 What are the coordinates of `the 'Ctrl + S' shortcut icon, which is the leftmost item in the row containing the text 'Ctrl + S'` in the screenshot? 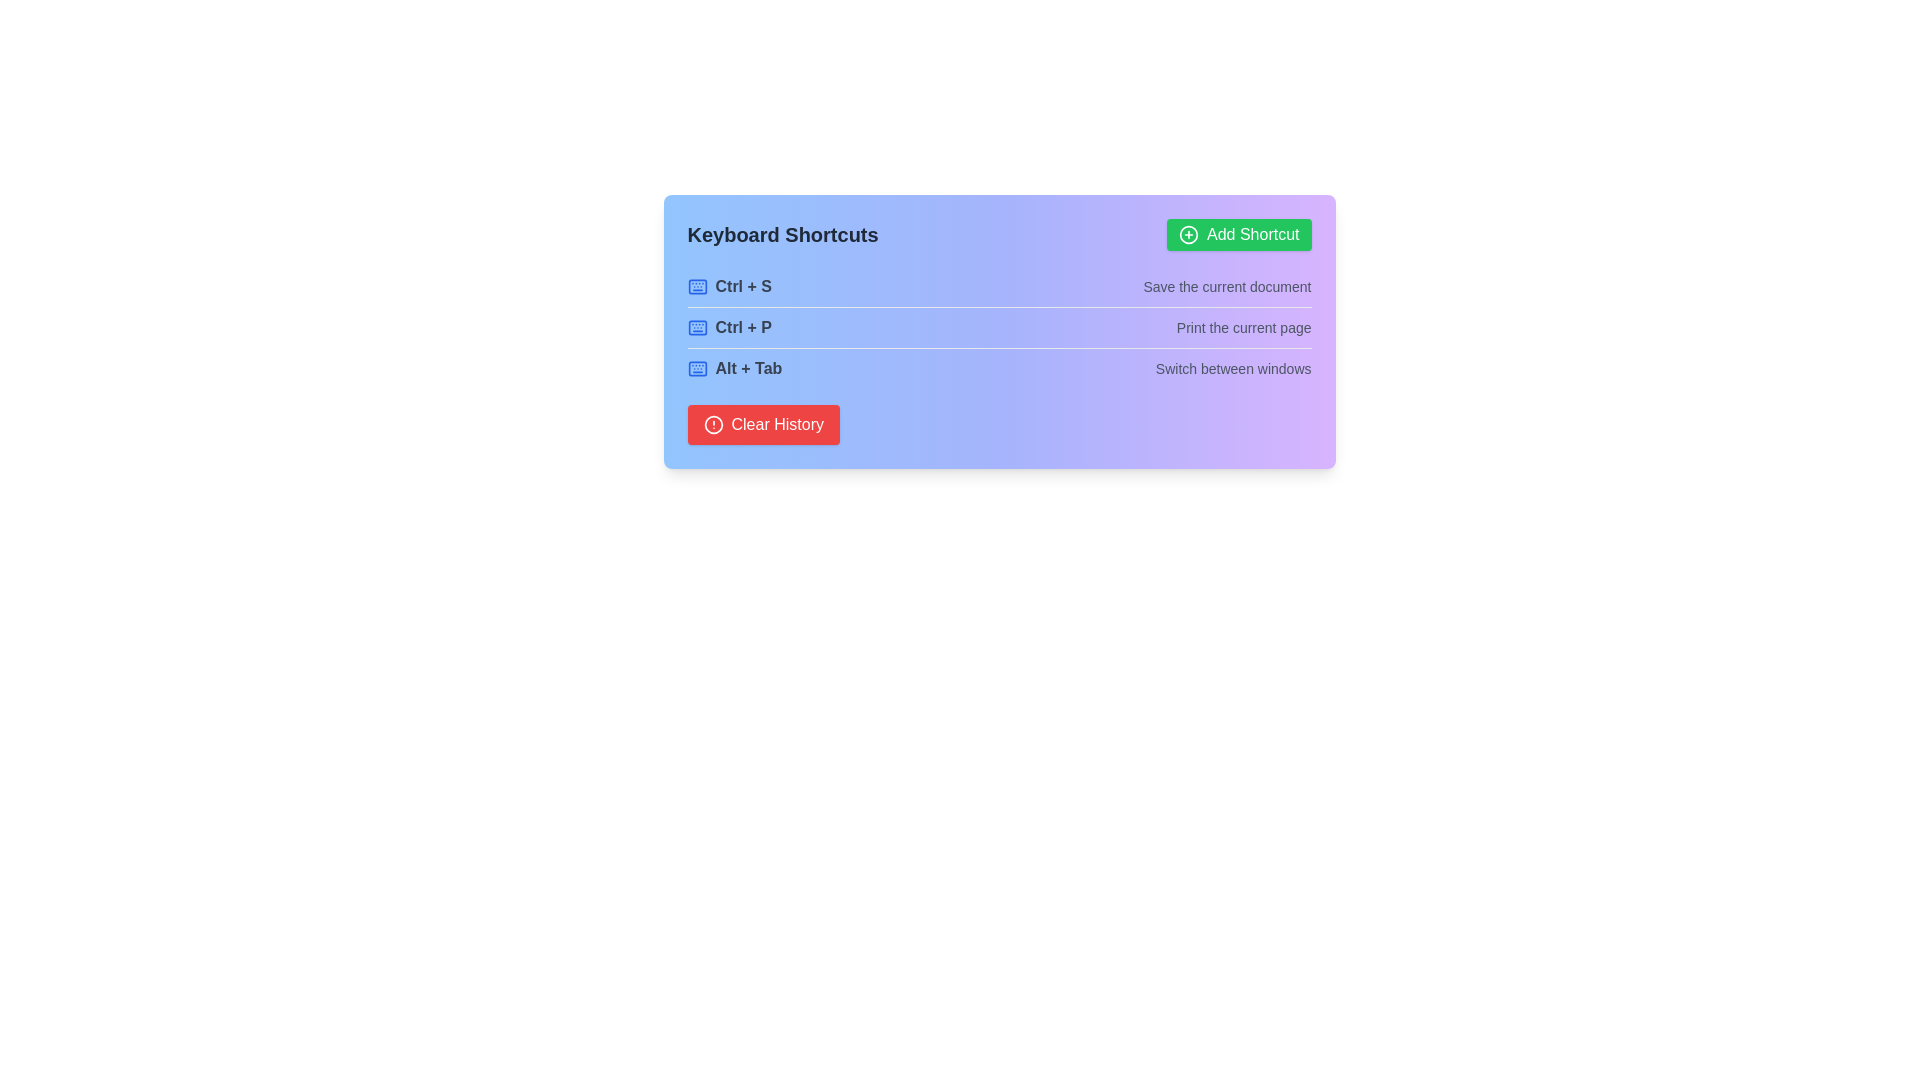 It's located at (697, 286).